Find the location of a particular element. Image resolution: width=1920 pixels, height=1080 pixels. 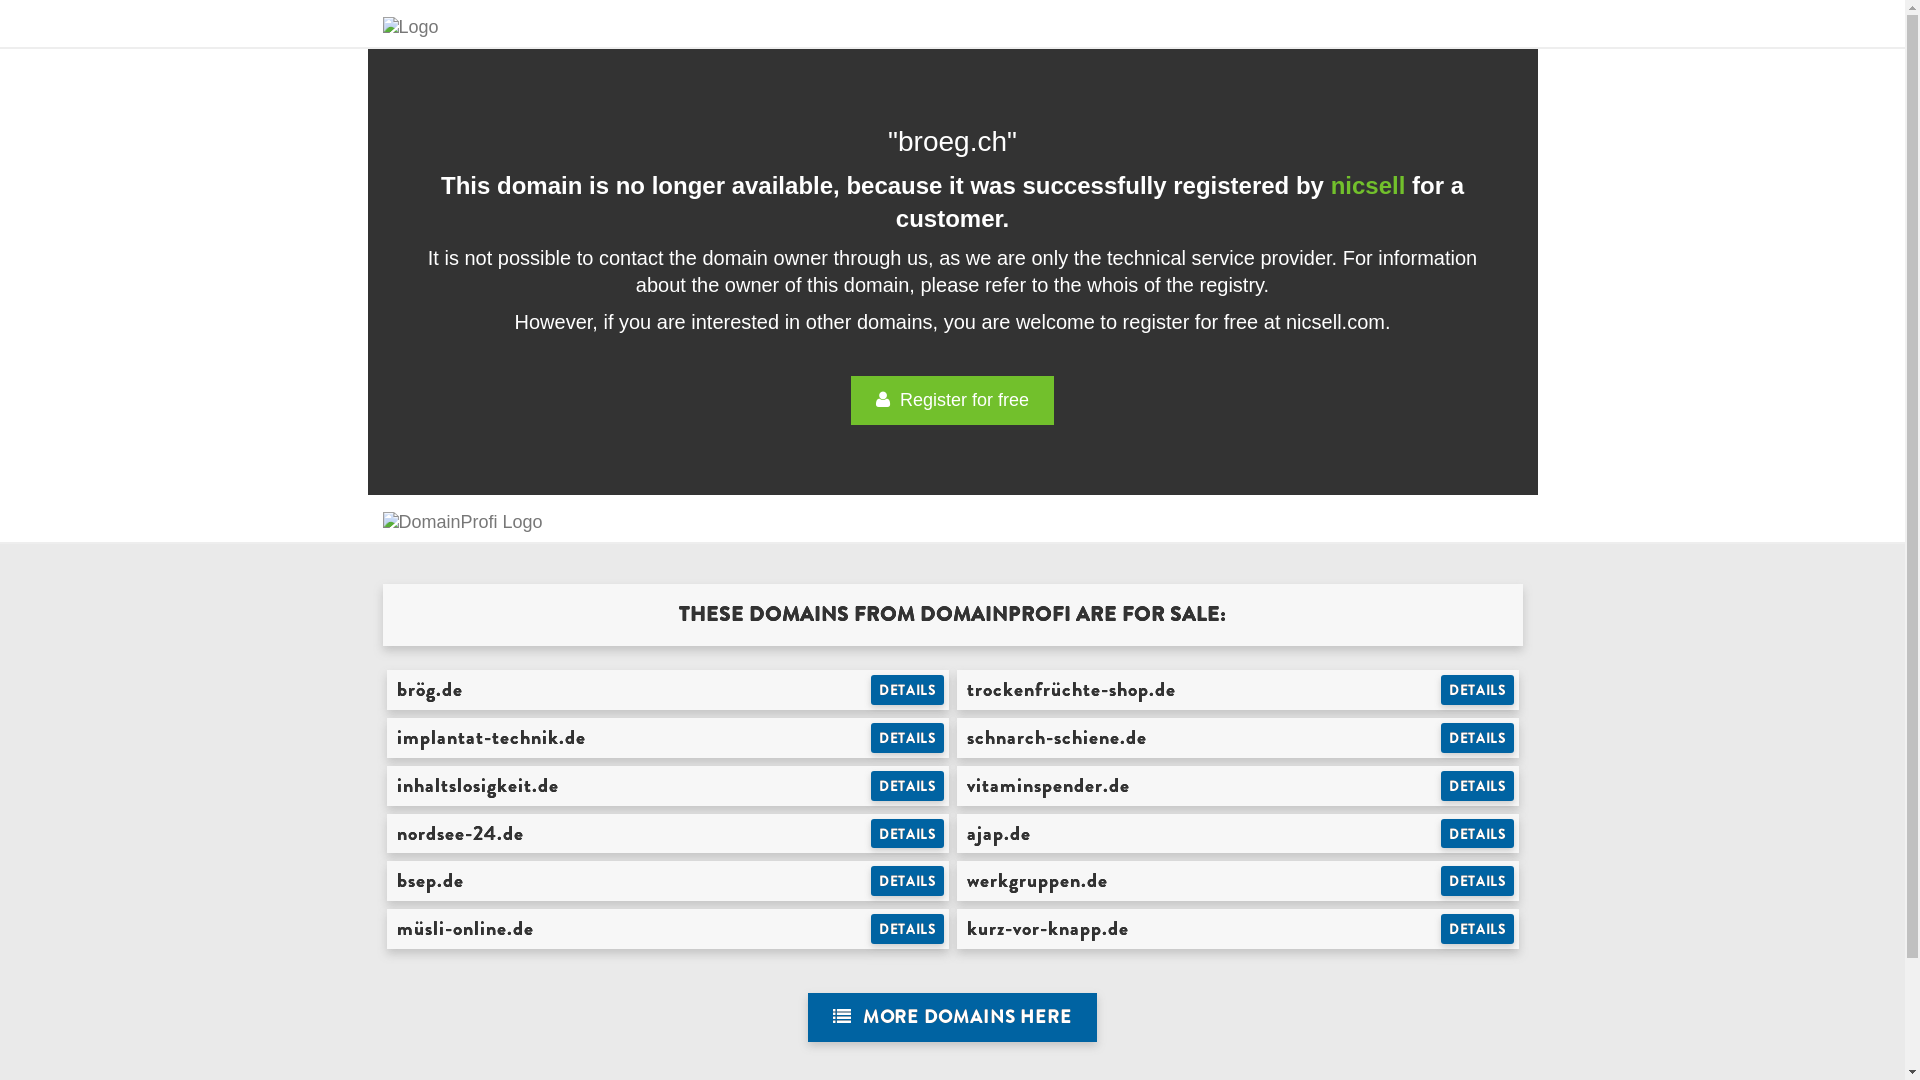

'DETAILS' is located at coordinates (870, 737).